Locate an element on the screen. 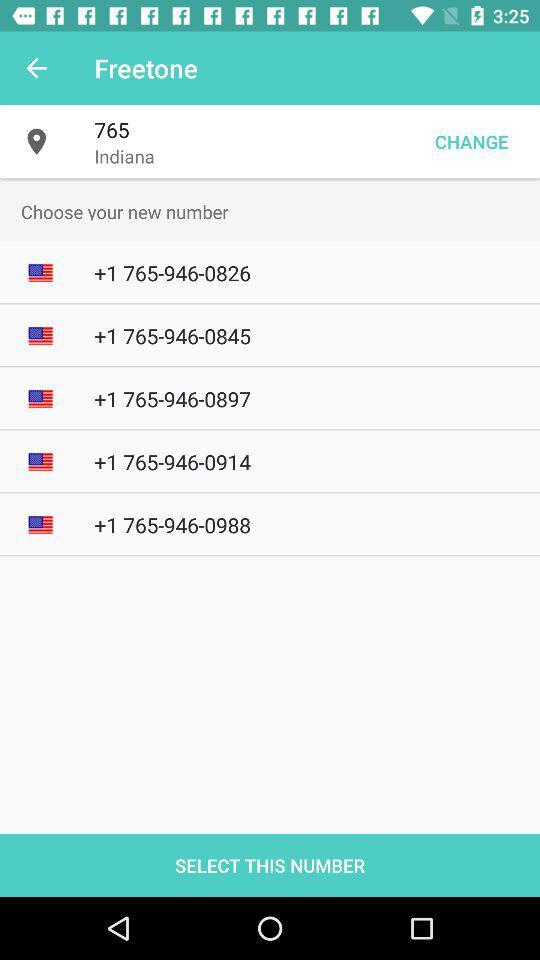  app to the left of the freetone is located at coordinates (36, 68).